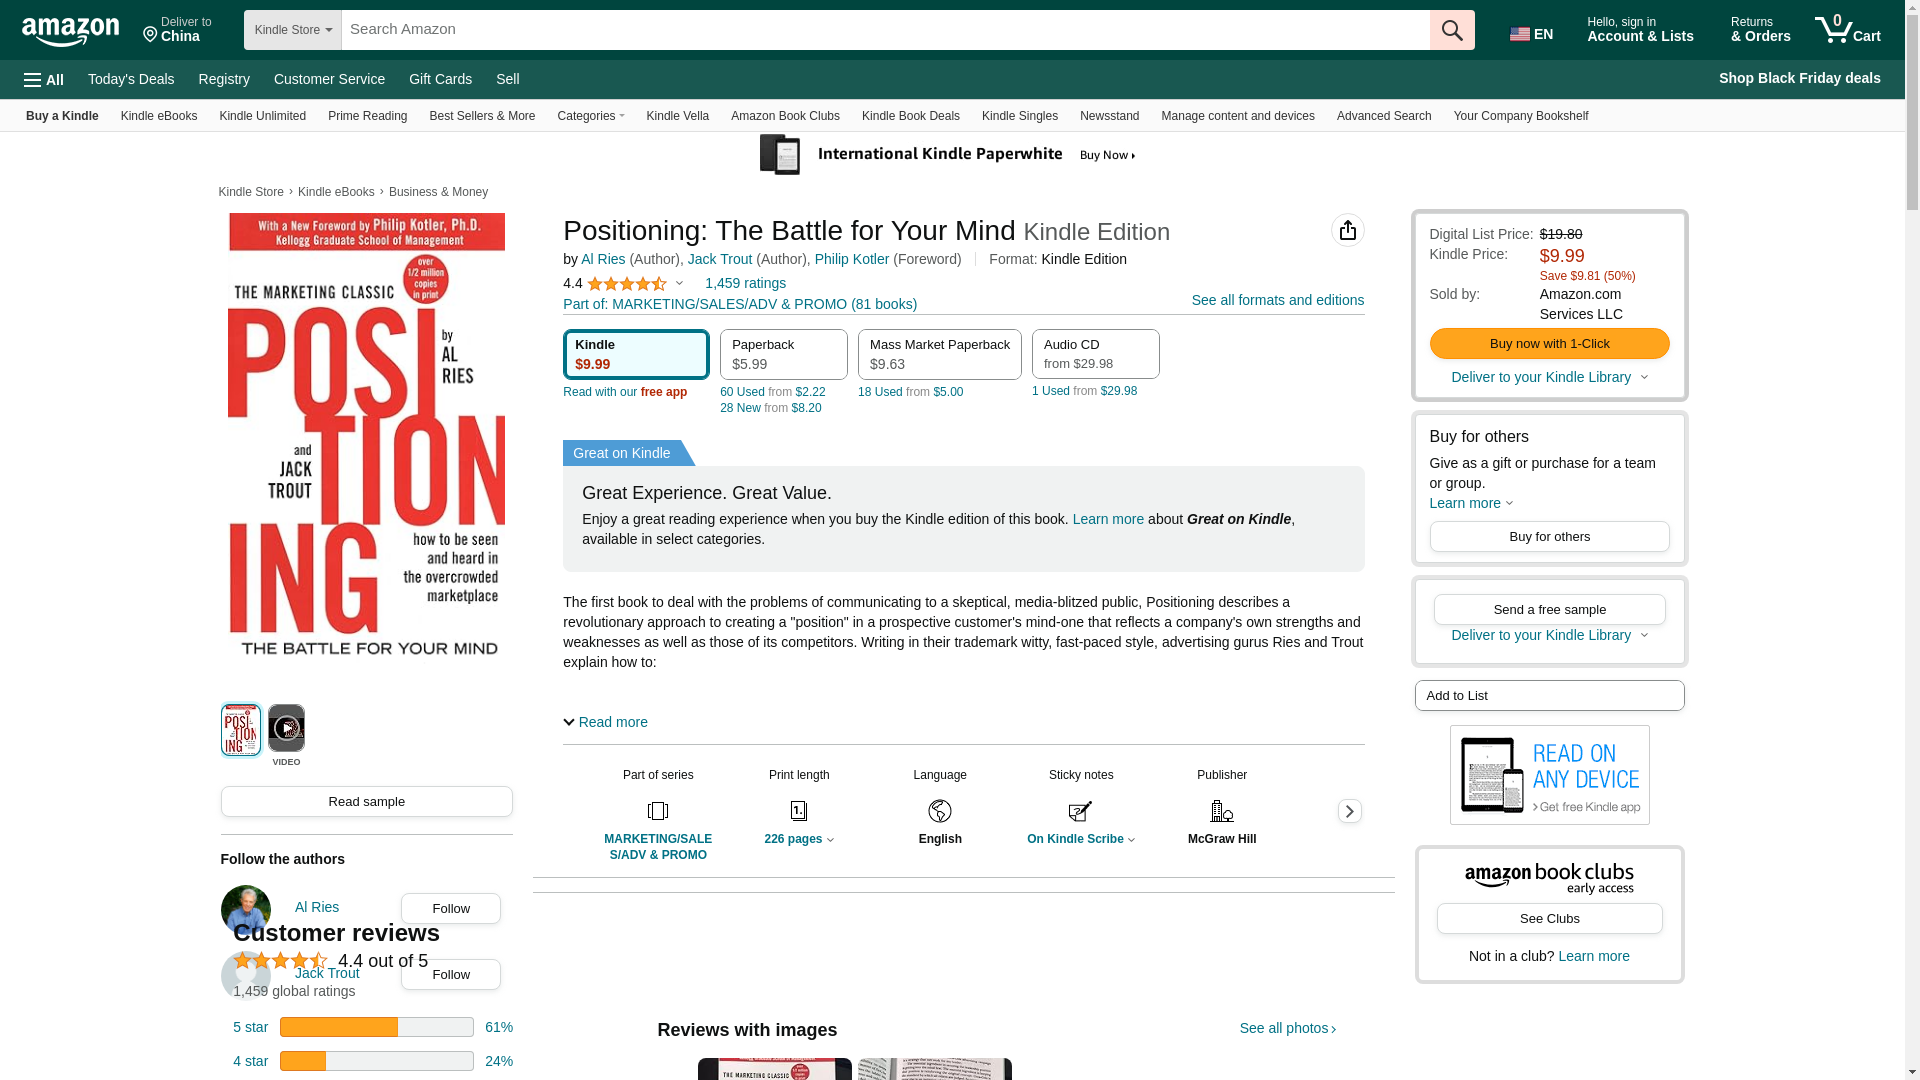 The height and width of the screenshot is (1080, 1920). I want to click on 'Part of: MARKETING/SALES/ADV & PROMO (81 books)', so click(738, 304).